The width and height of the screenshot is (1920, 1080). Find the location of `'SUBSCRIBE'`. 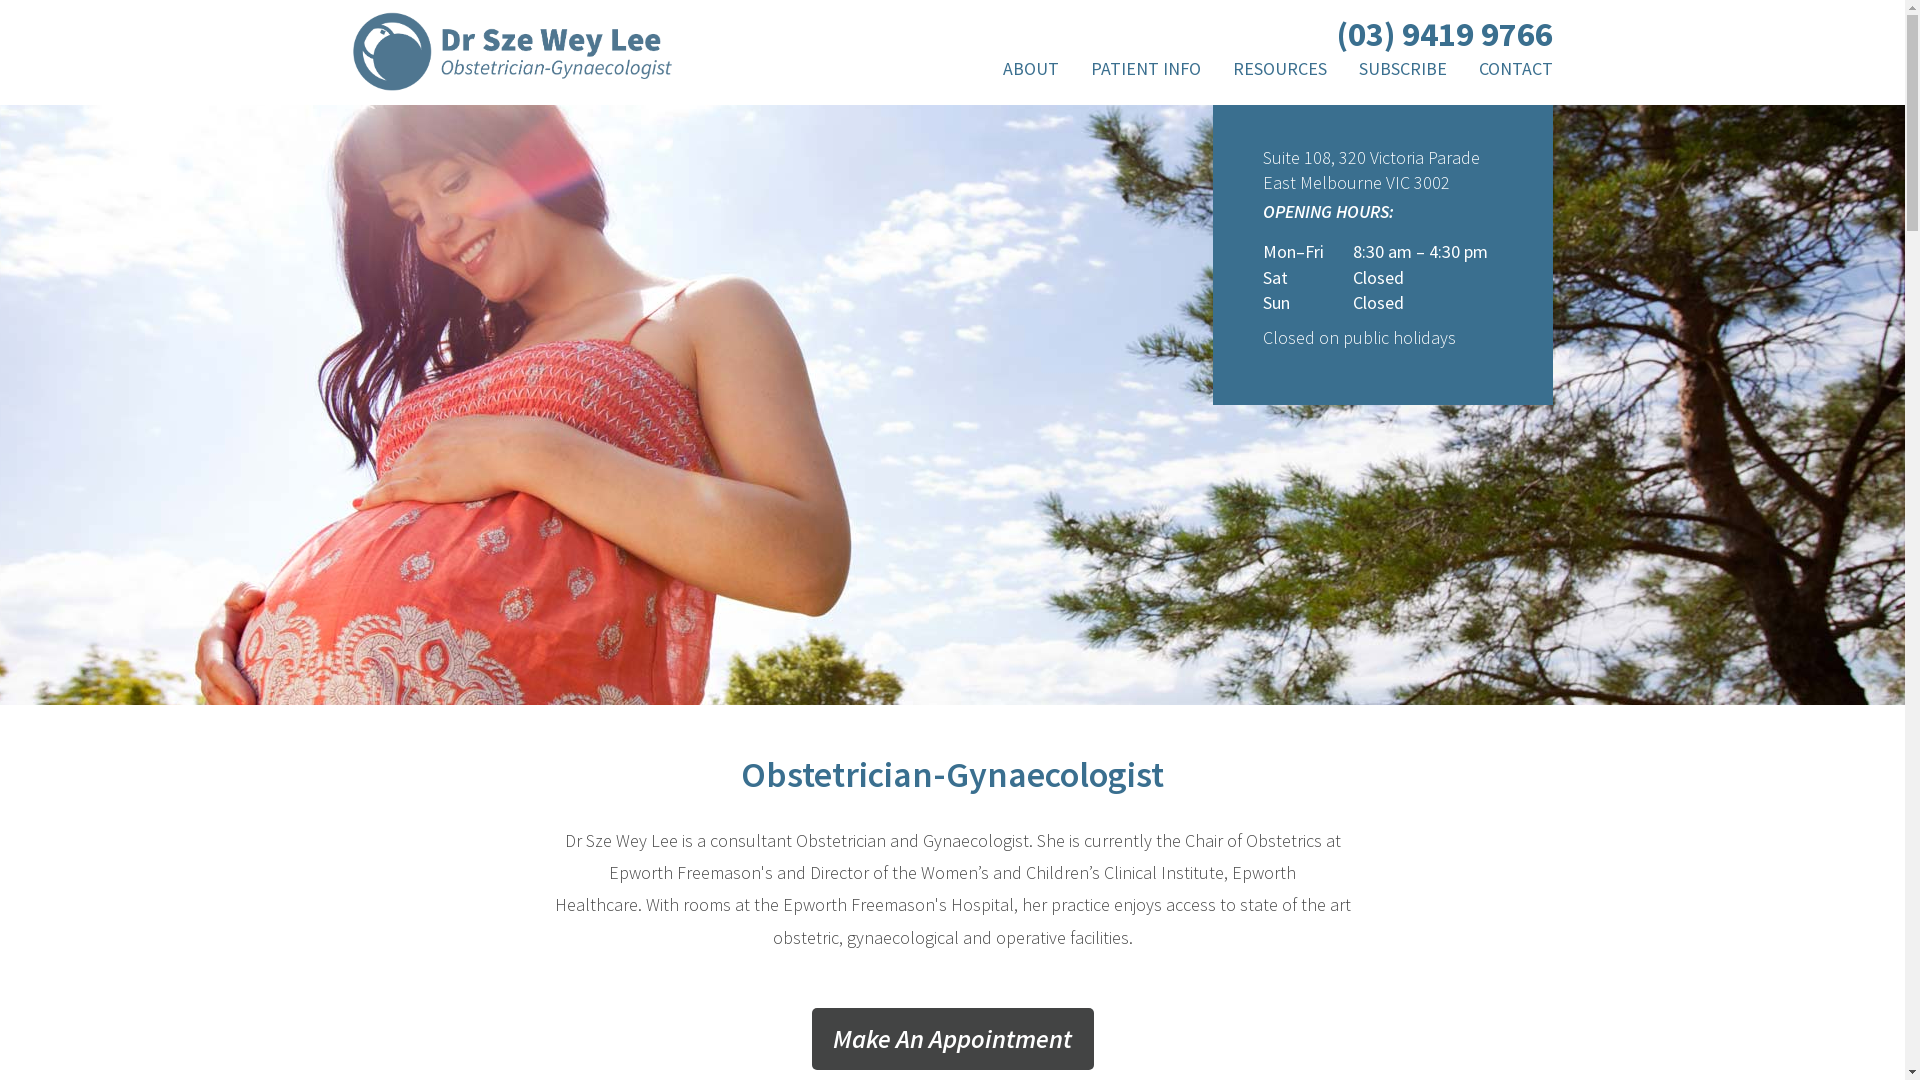

'SUBSCRIBE' is located at coordinates (1400, 72).